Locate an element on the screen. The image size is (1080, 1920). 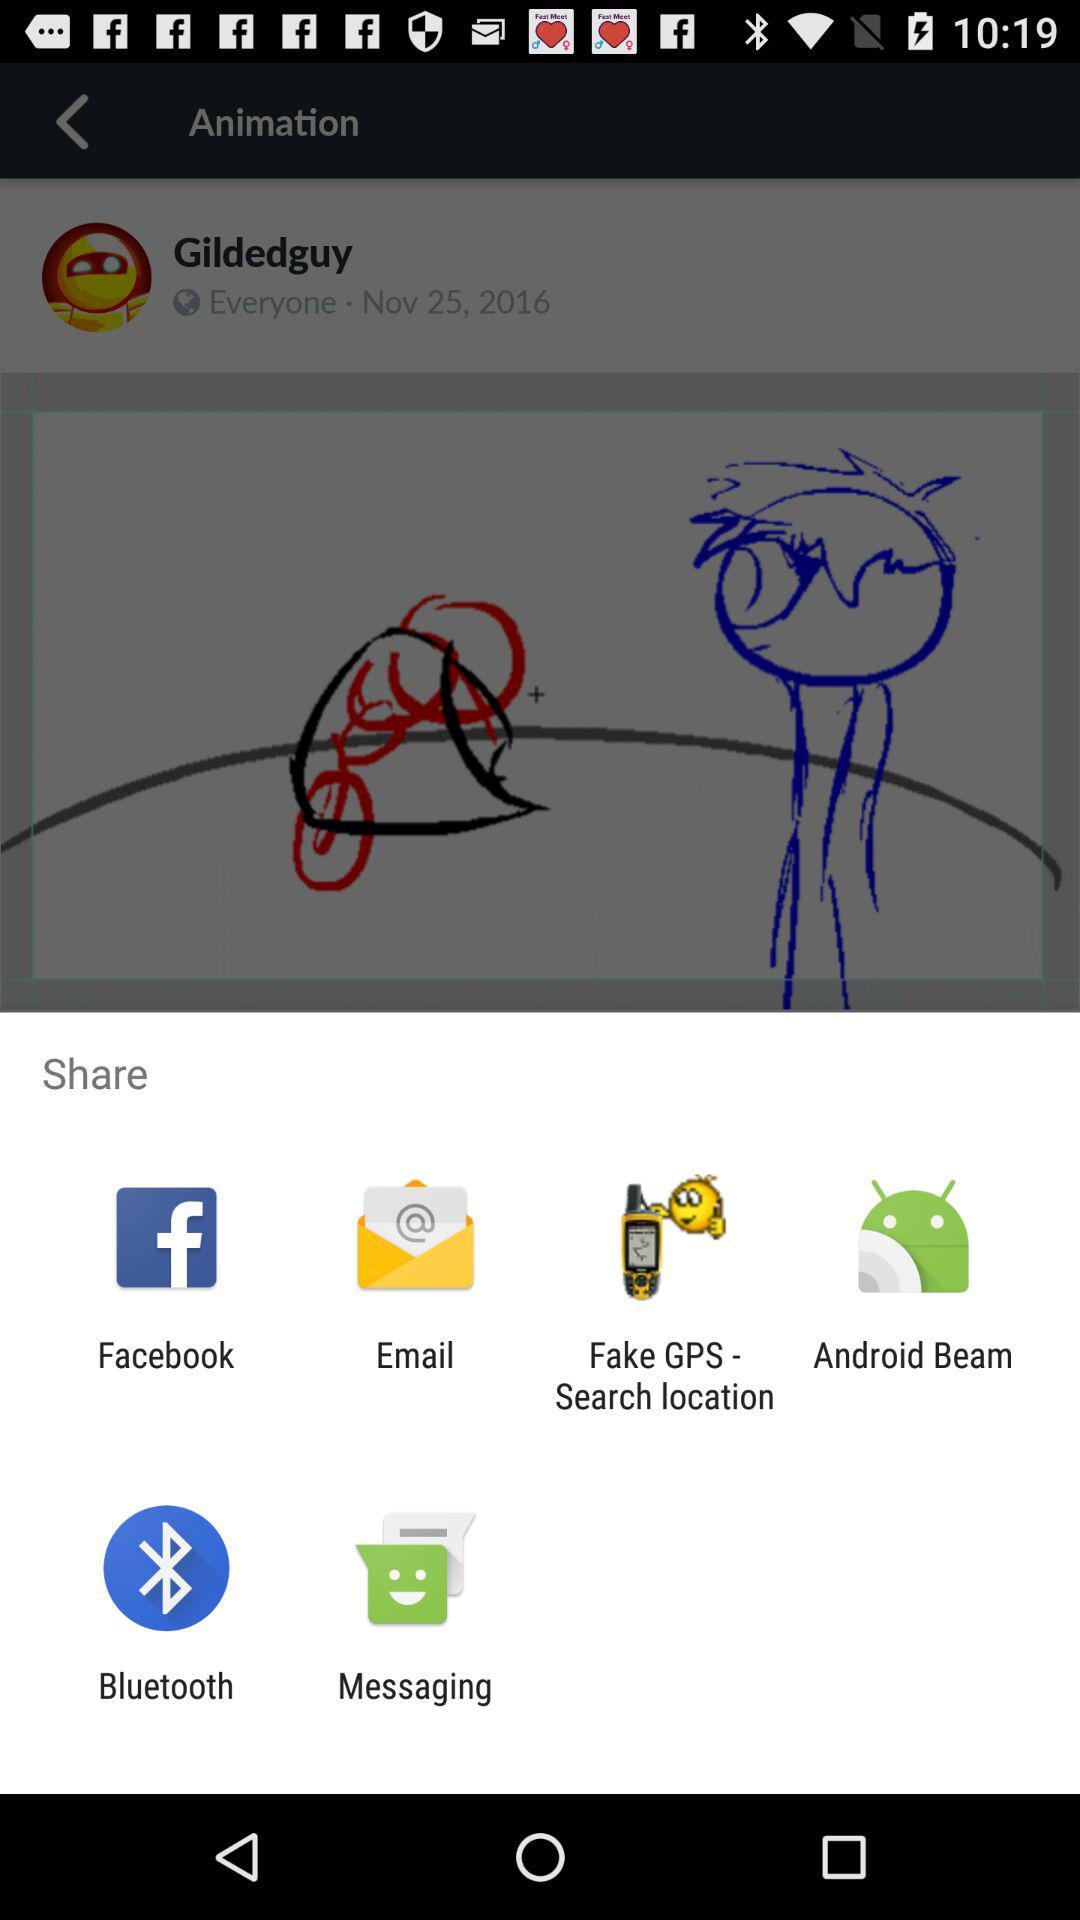
item next to email is located at coordinates (664, 1374).